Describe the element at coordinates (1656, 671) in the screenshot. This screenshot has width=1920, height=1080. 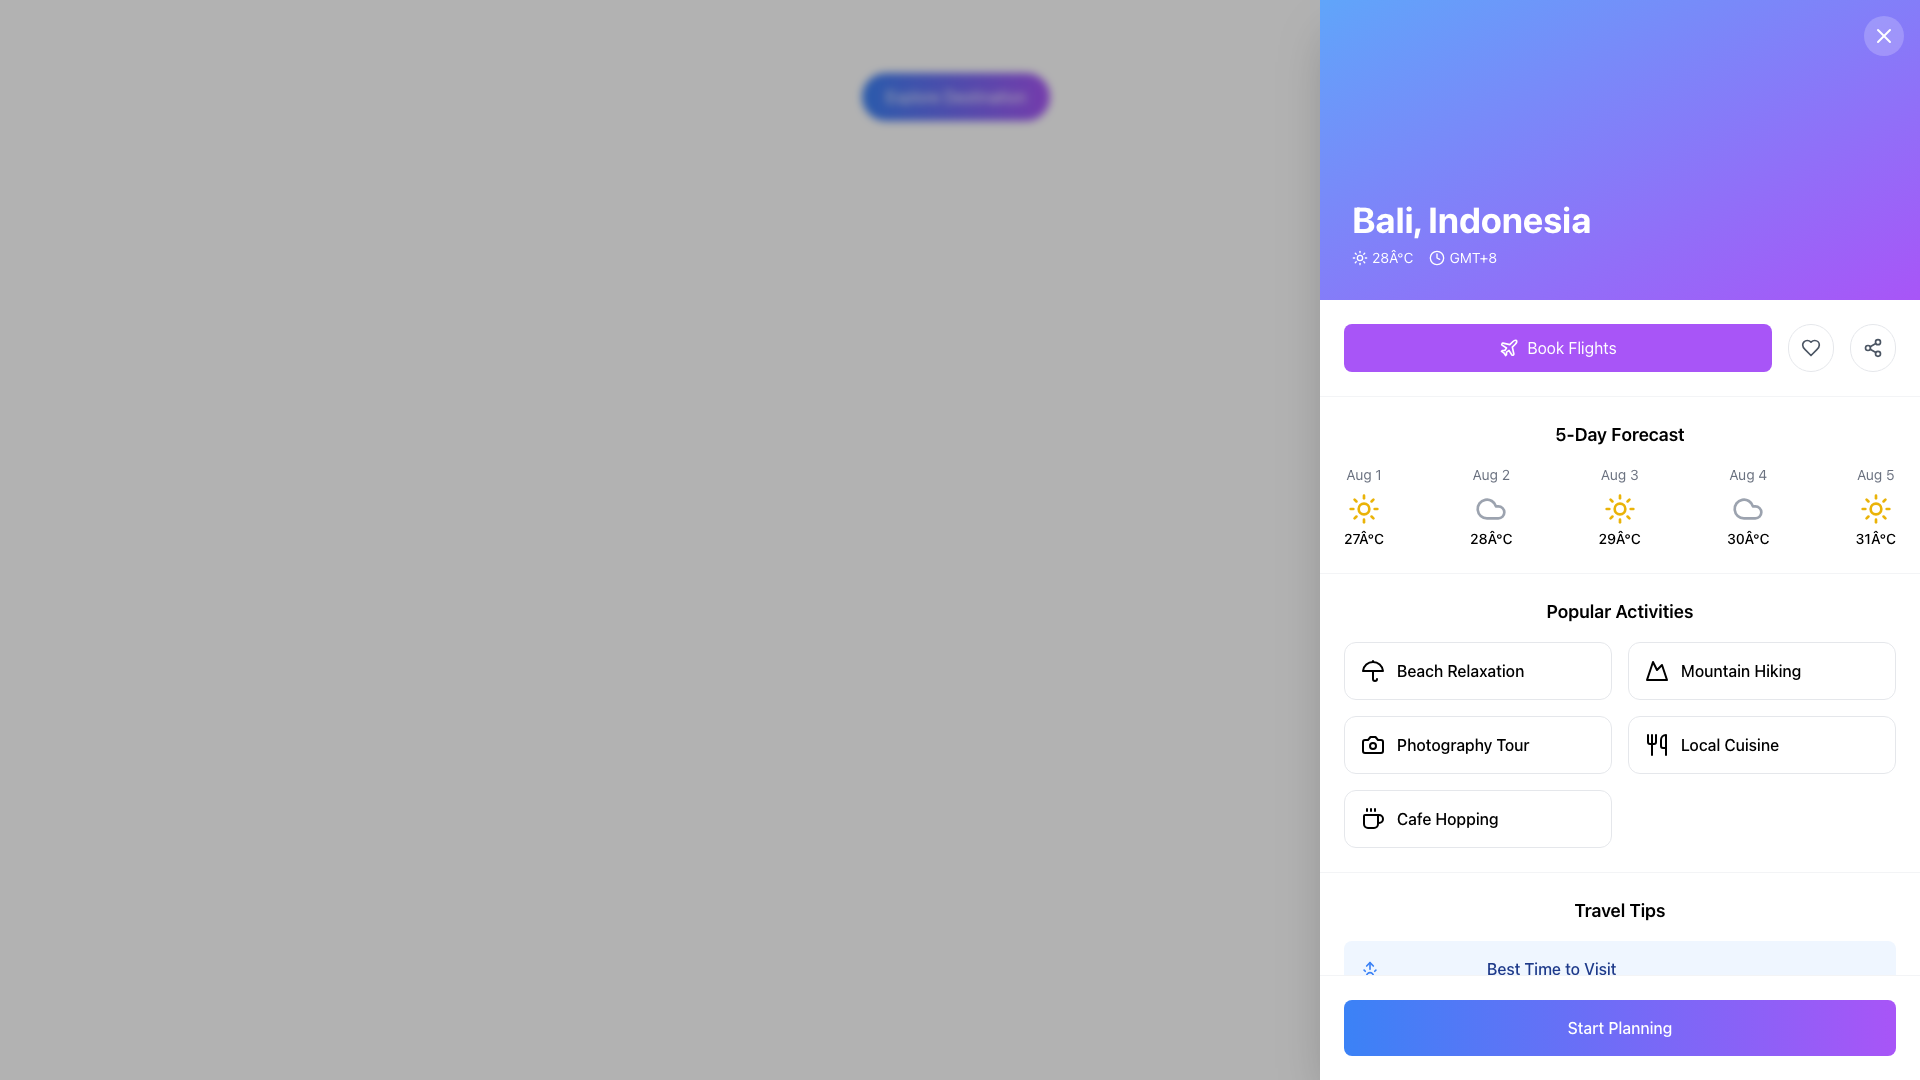
I see `the mountain hiking icon located within the 'Mountain Hiking' card under the 'Popular Activities' section, positioned on the left side adjacent to the descriptive text` at that location.